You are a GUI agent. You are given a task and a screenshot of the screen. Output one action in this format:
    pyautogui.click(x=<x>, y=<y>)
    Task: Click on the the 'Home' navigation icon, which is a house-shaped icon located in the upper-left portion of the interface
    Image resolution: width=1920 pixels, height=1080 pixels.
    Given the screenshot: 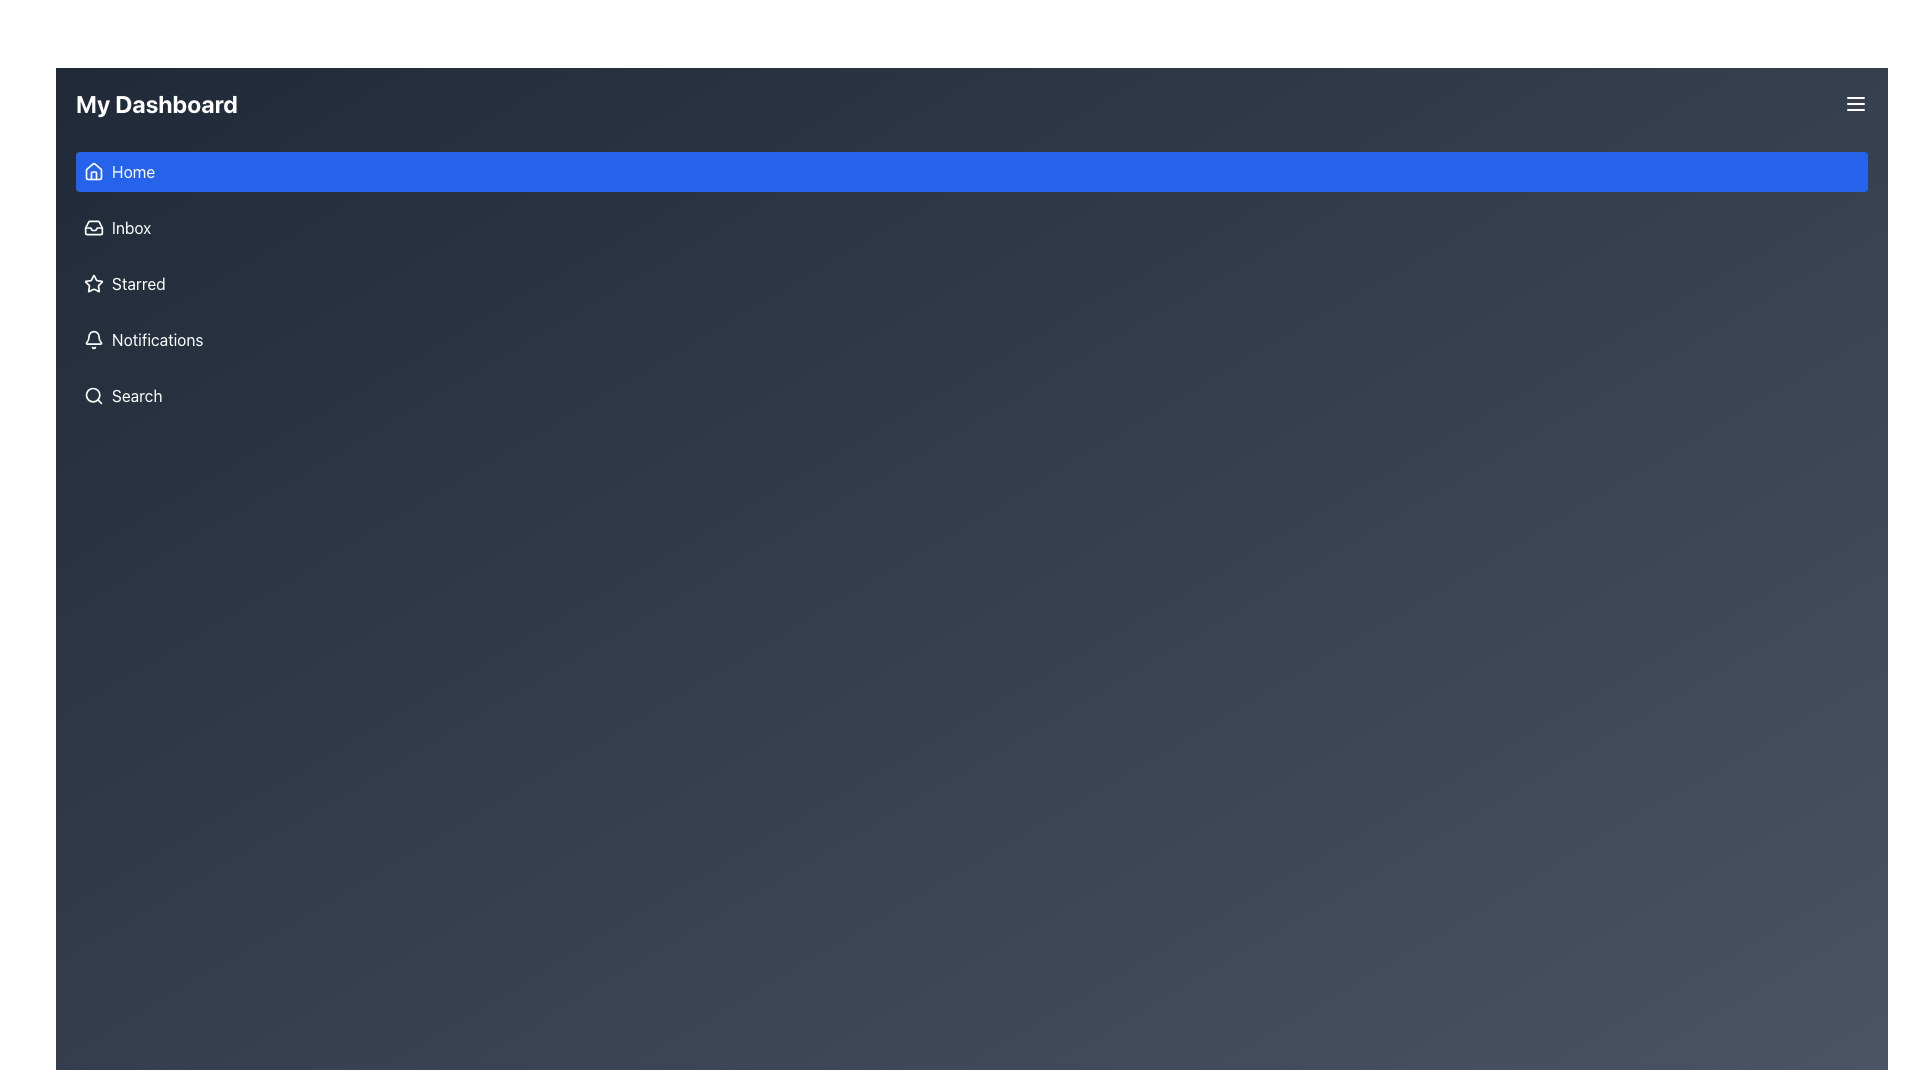 What is the action you would take?
    pyautogui.click(x=93, y=169)
    